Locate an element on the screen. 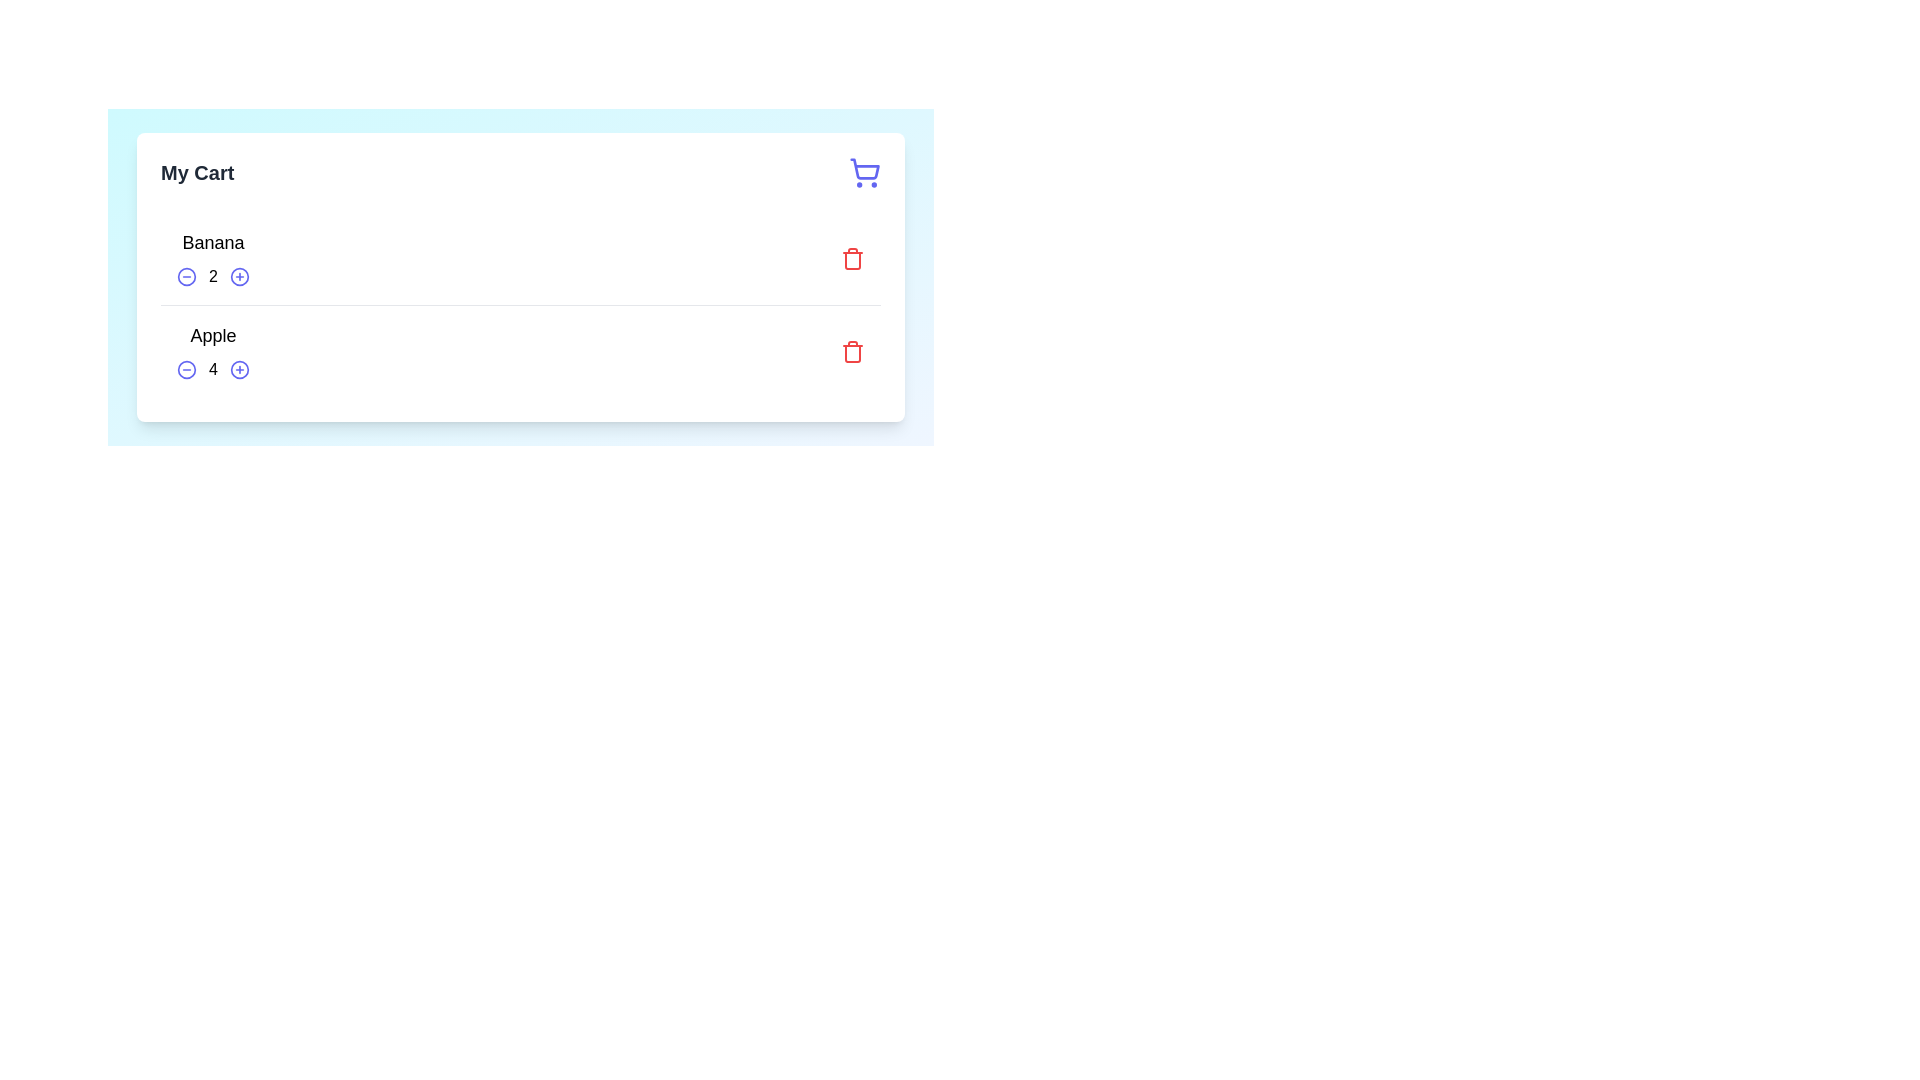 Image resolution: width=1920 pixels, height=1080 pixels. the decrement button for the 'Apple' item in the cart, which is located to the left of the quantity display '4' is located at coordinates (187, 370).